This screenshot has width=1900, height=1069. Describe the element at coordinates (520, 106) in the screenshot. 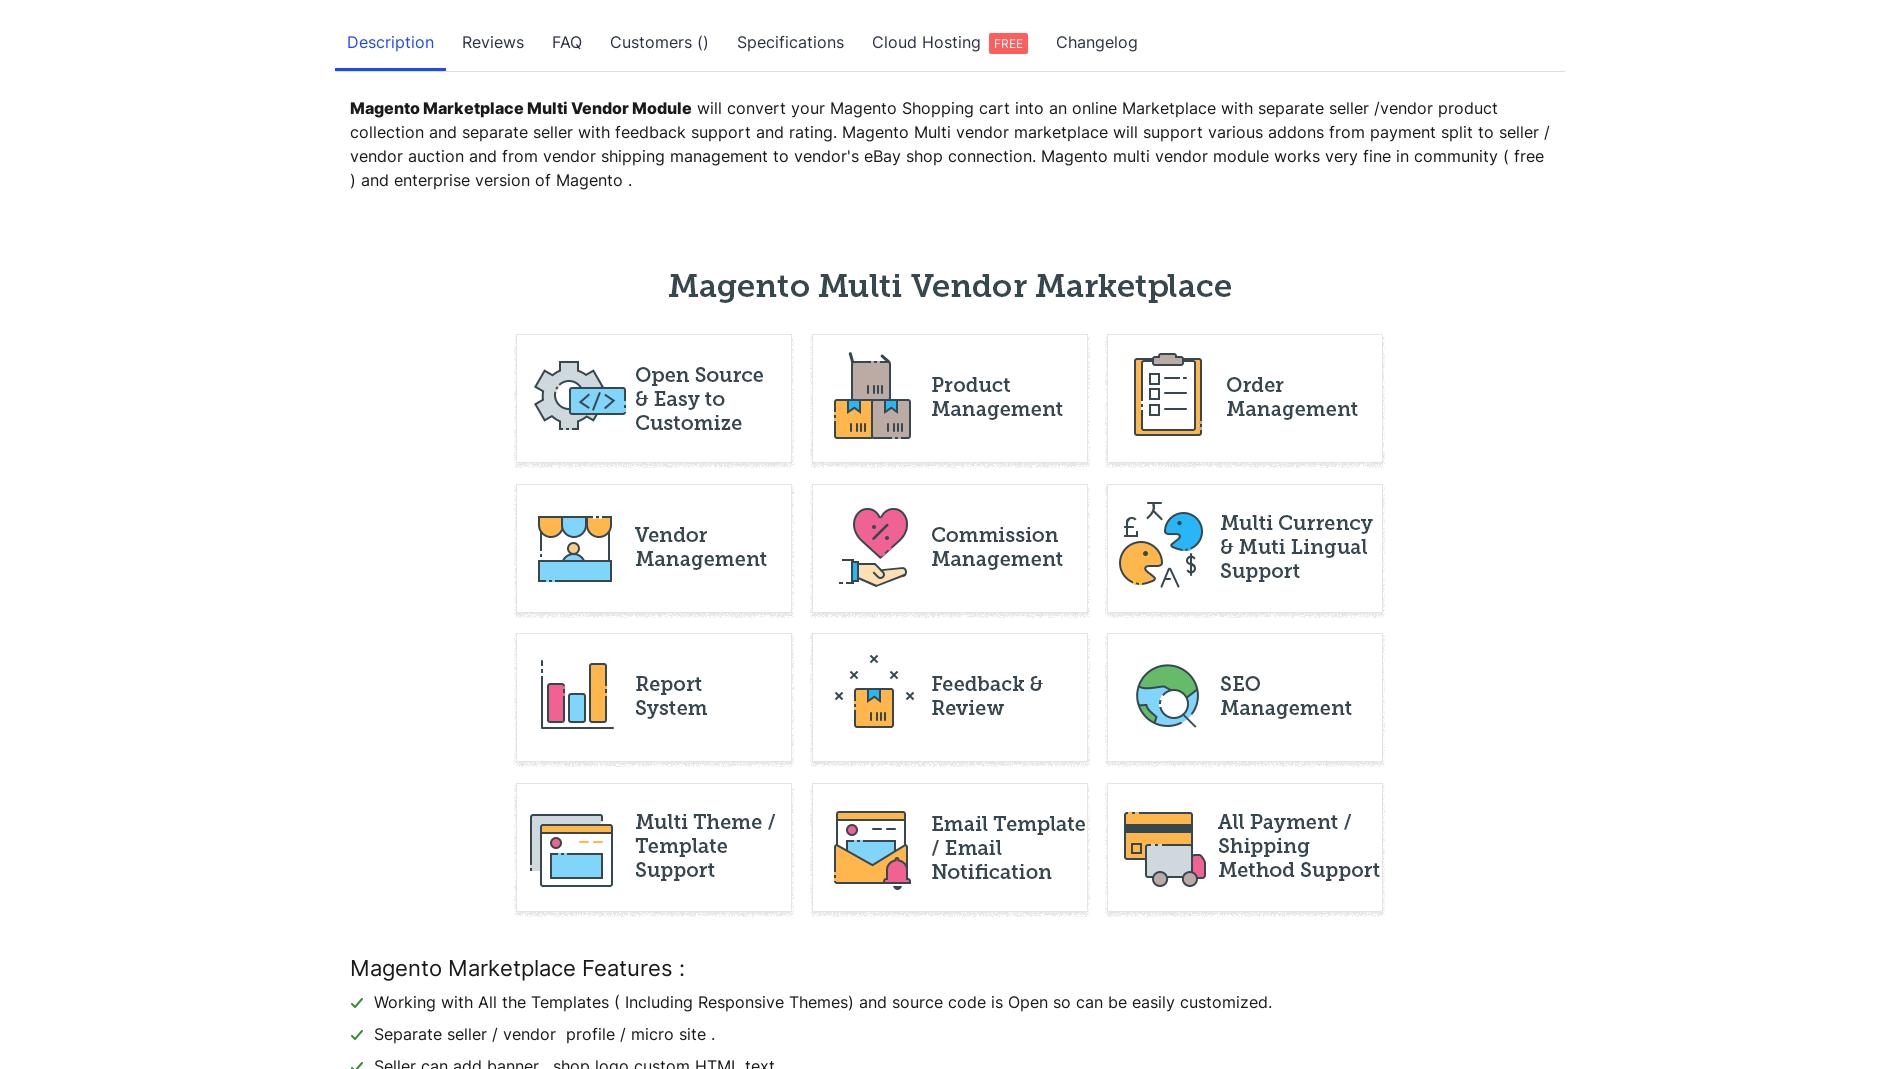

I see `'Magento Marketplace Multi Vendor Module'` at that location.